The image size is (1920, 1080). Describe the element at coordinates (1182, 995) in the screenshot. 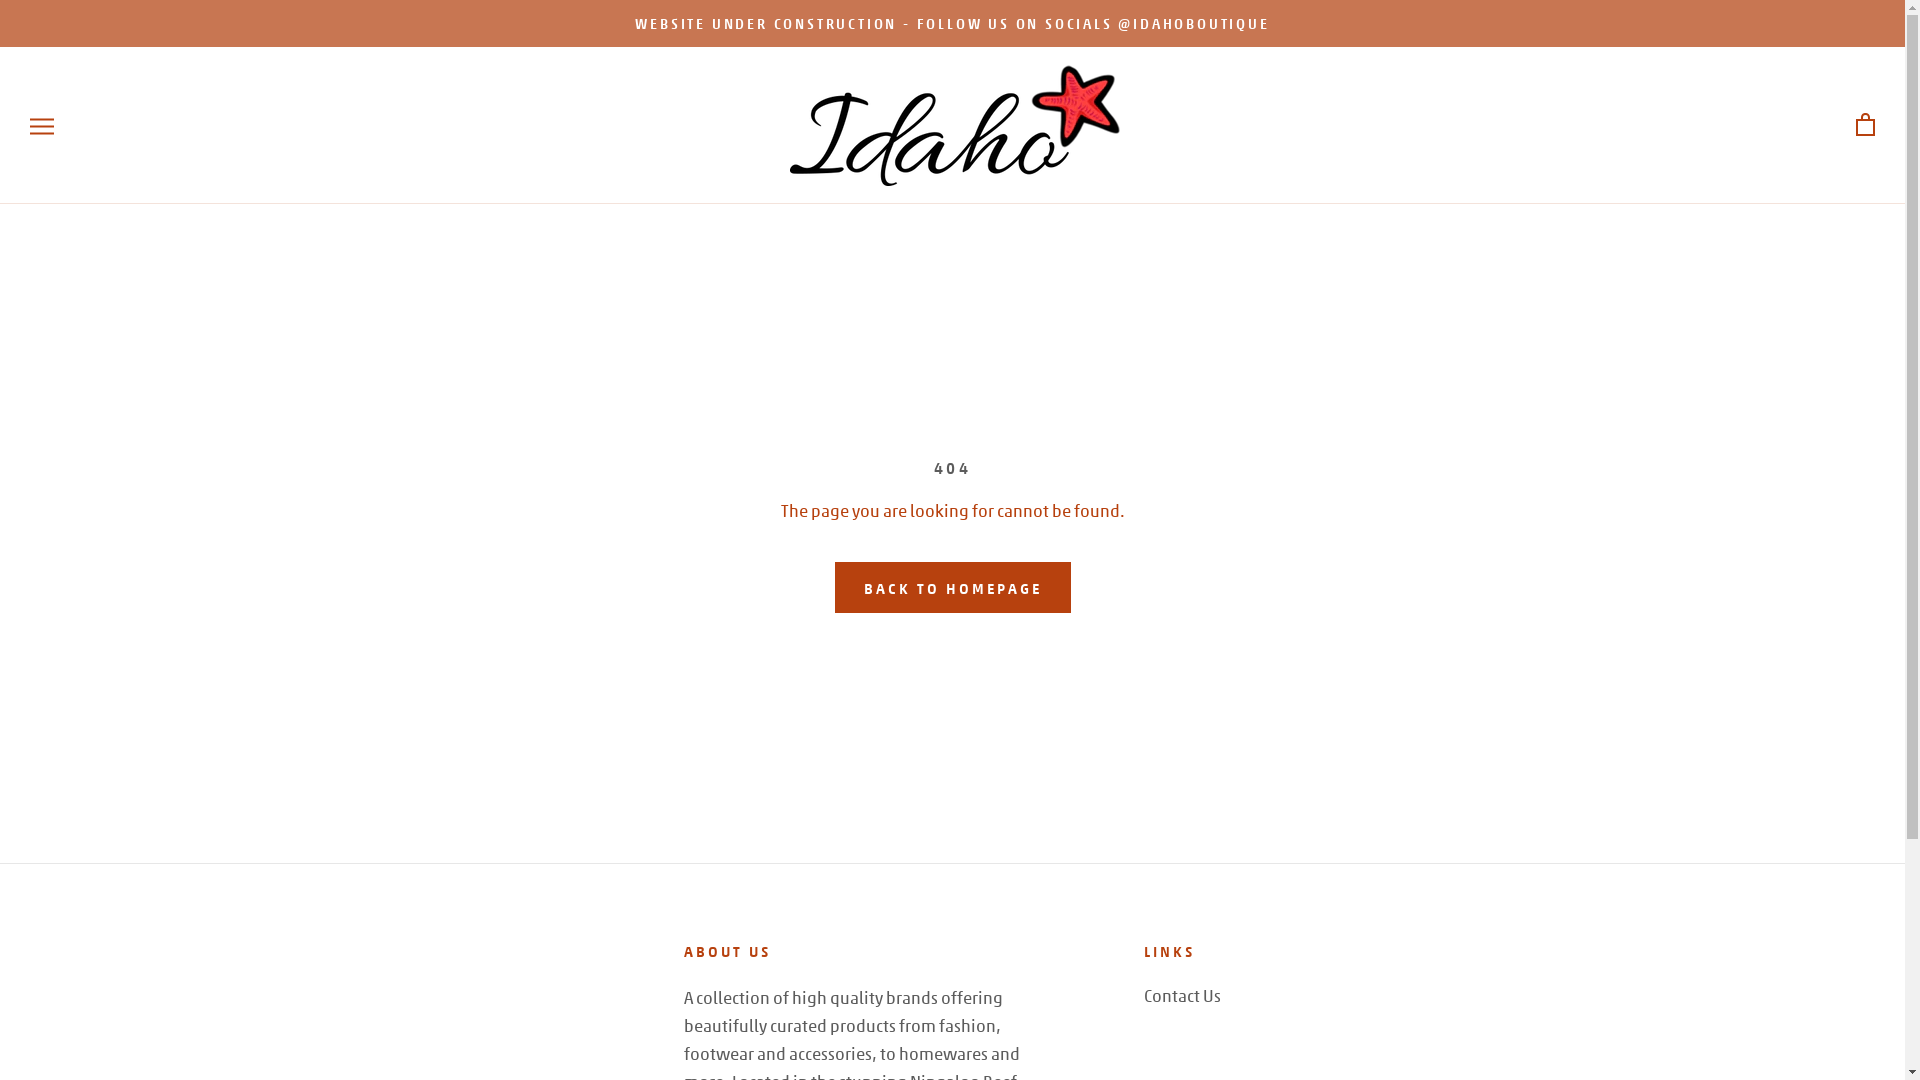

I see `'Contact Us'` at that location.